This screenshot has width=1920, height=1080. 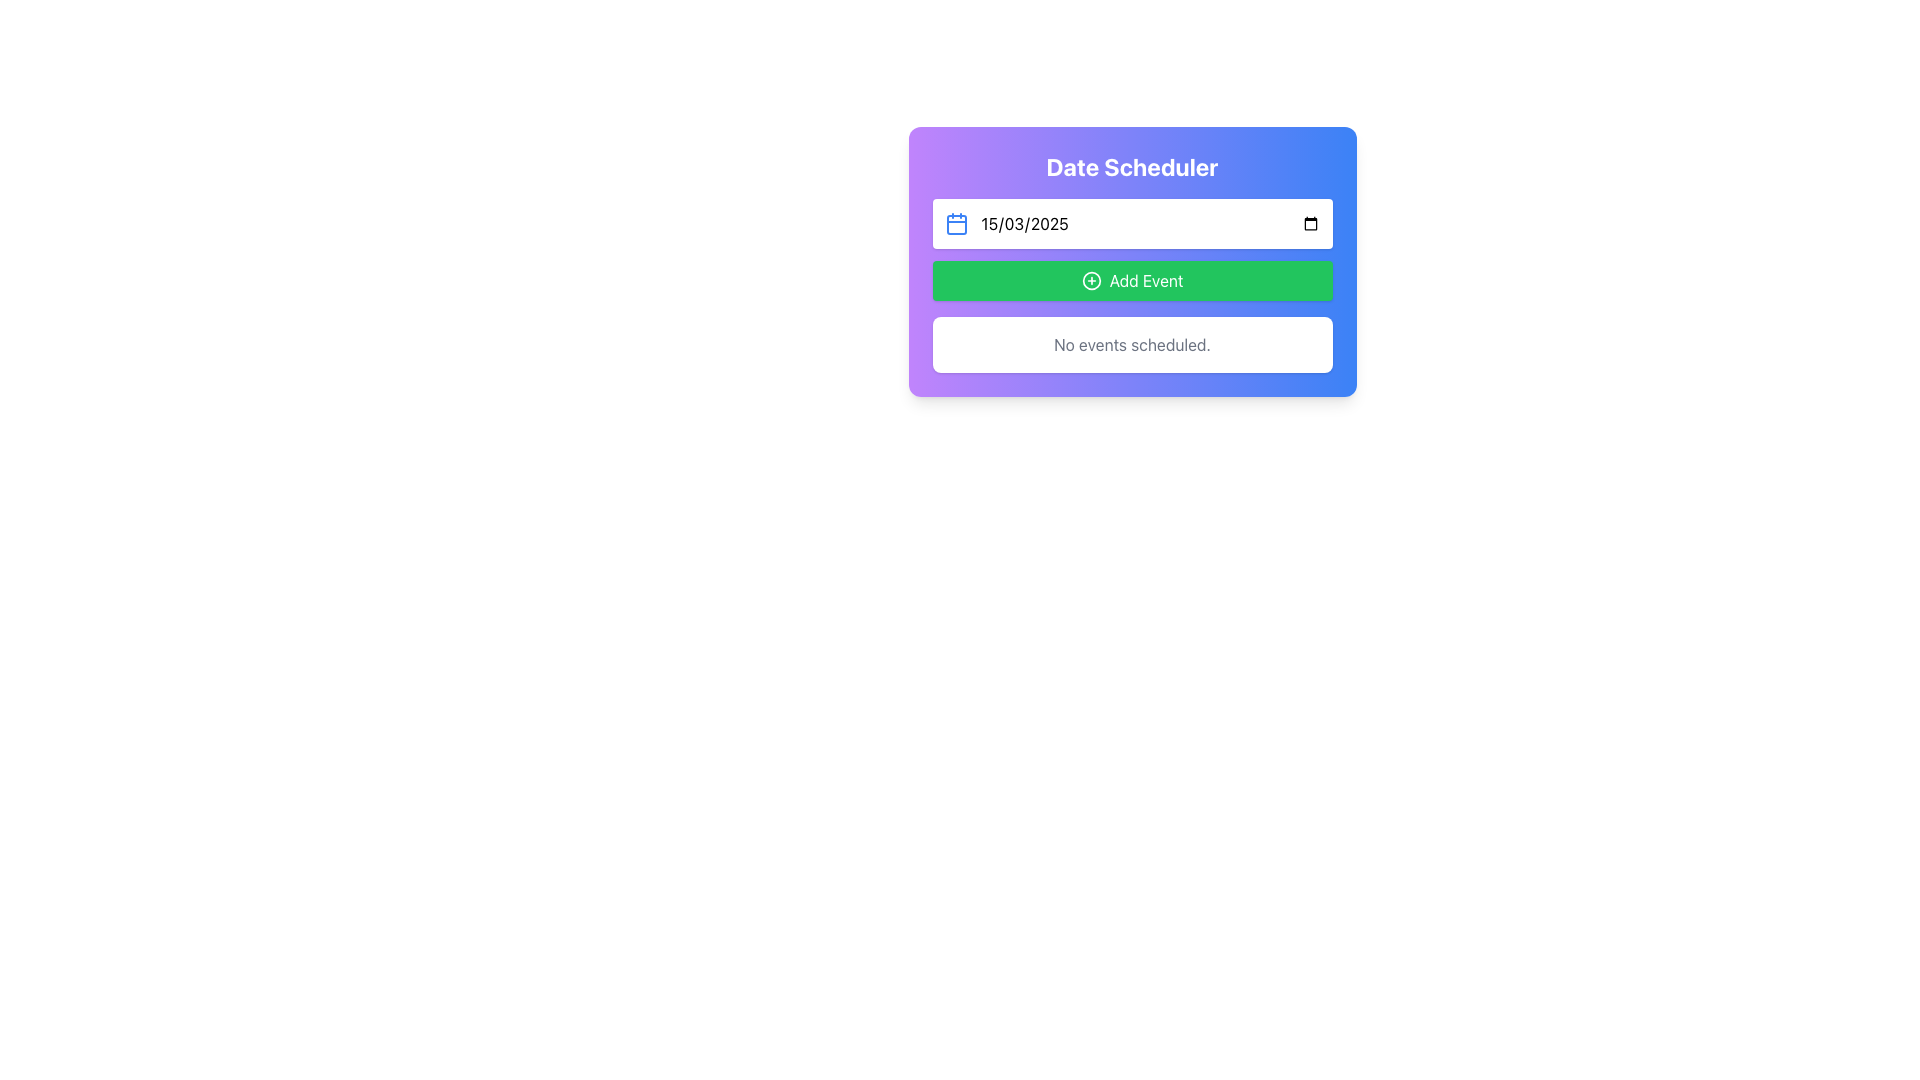 What do you see at coordinates (1132, 281) in the screenshot?
I see `the 'Add Event' button, which is a rectangular button with rounded corners, vibrant green color, and white text` at bounding box center [1132, 281].